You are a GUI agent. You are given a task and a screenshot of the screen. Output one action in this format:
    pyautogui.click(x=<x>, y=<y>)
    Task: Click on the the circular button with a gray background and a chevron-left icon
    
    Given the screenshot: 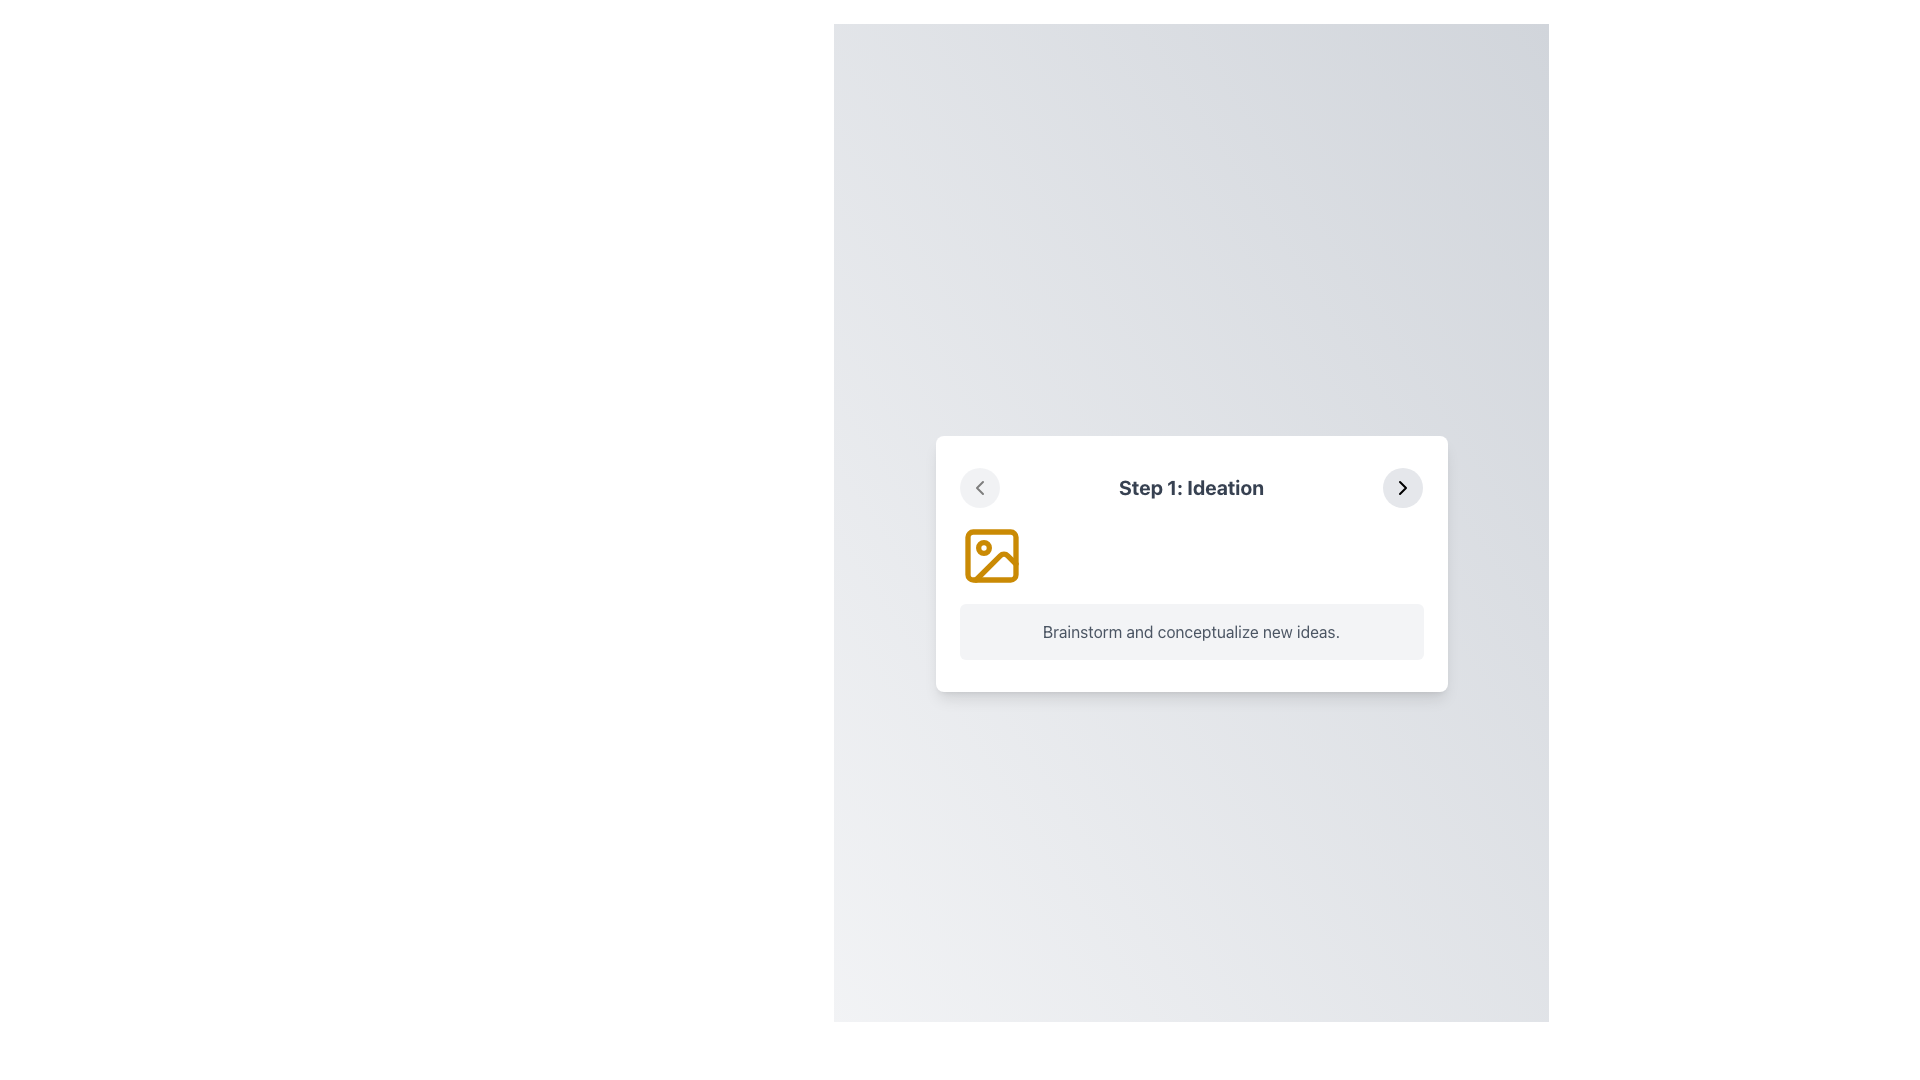 What is the action you would take?
    pyautogui.click(x=979, y=488)
    